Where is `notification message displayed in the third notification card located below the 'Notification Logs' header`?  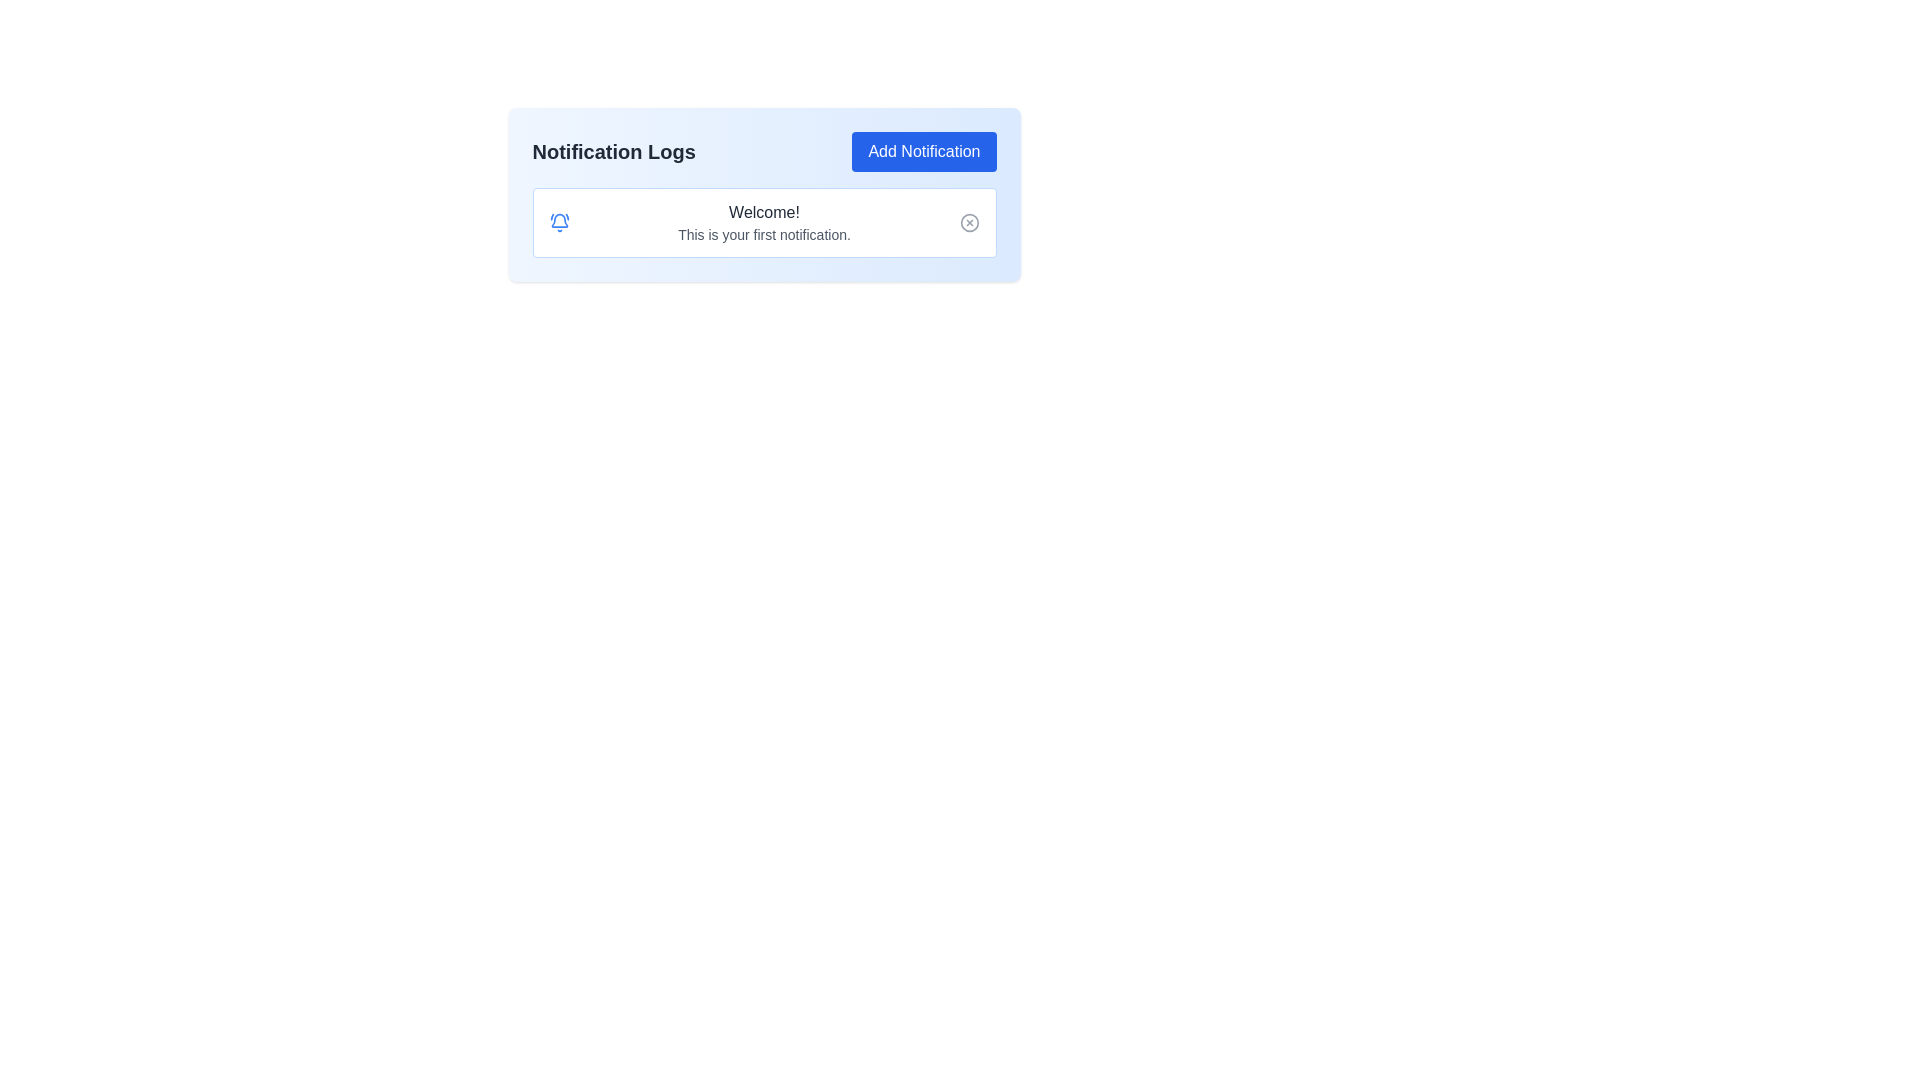
notification message displayed in the third notification card located below the 'Notification Logs' header is located at coordinates (763, 223).